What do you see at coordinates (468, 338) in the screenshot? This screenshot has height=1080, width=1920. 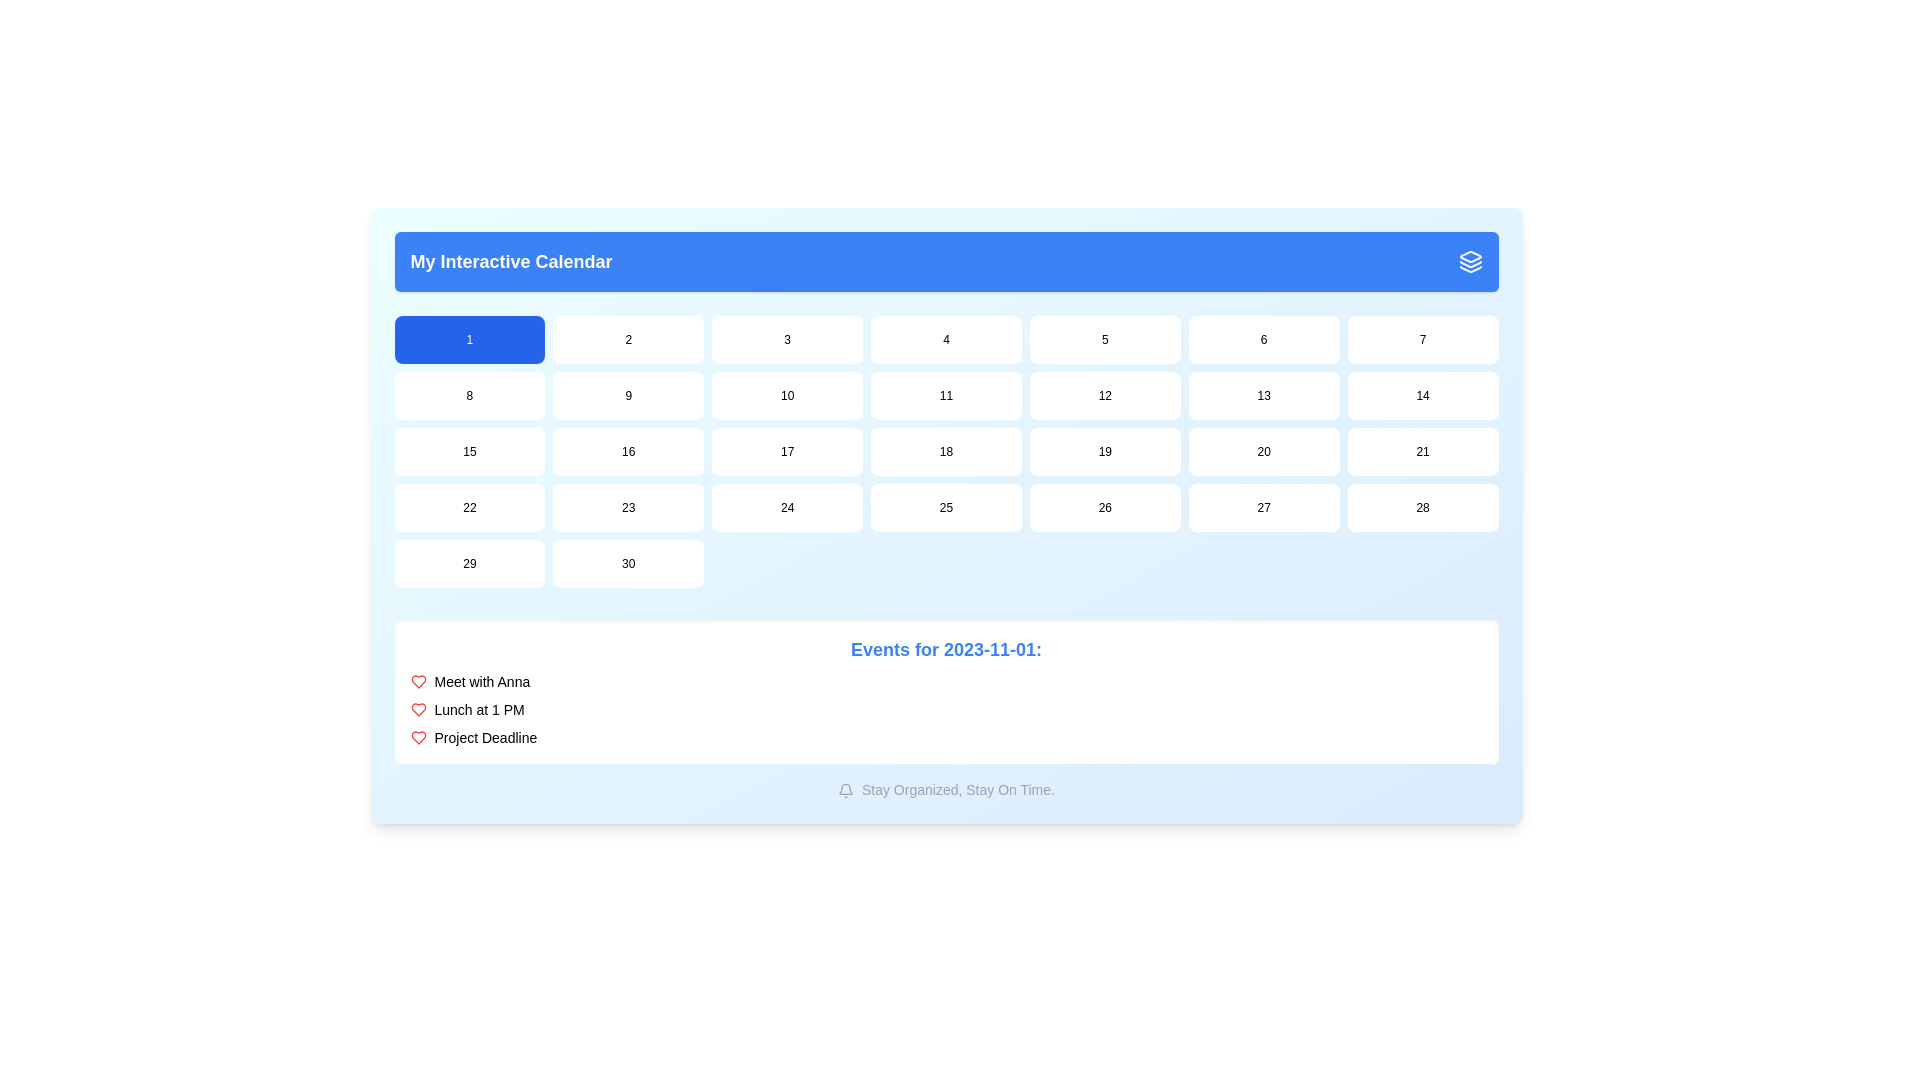 I see `the first day button in the monthly calendar view` at bounding box center [468, 338].